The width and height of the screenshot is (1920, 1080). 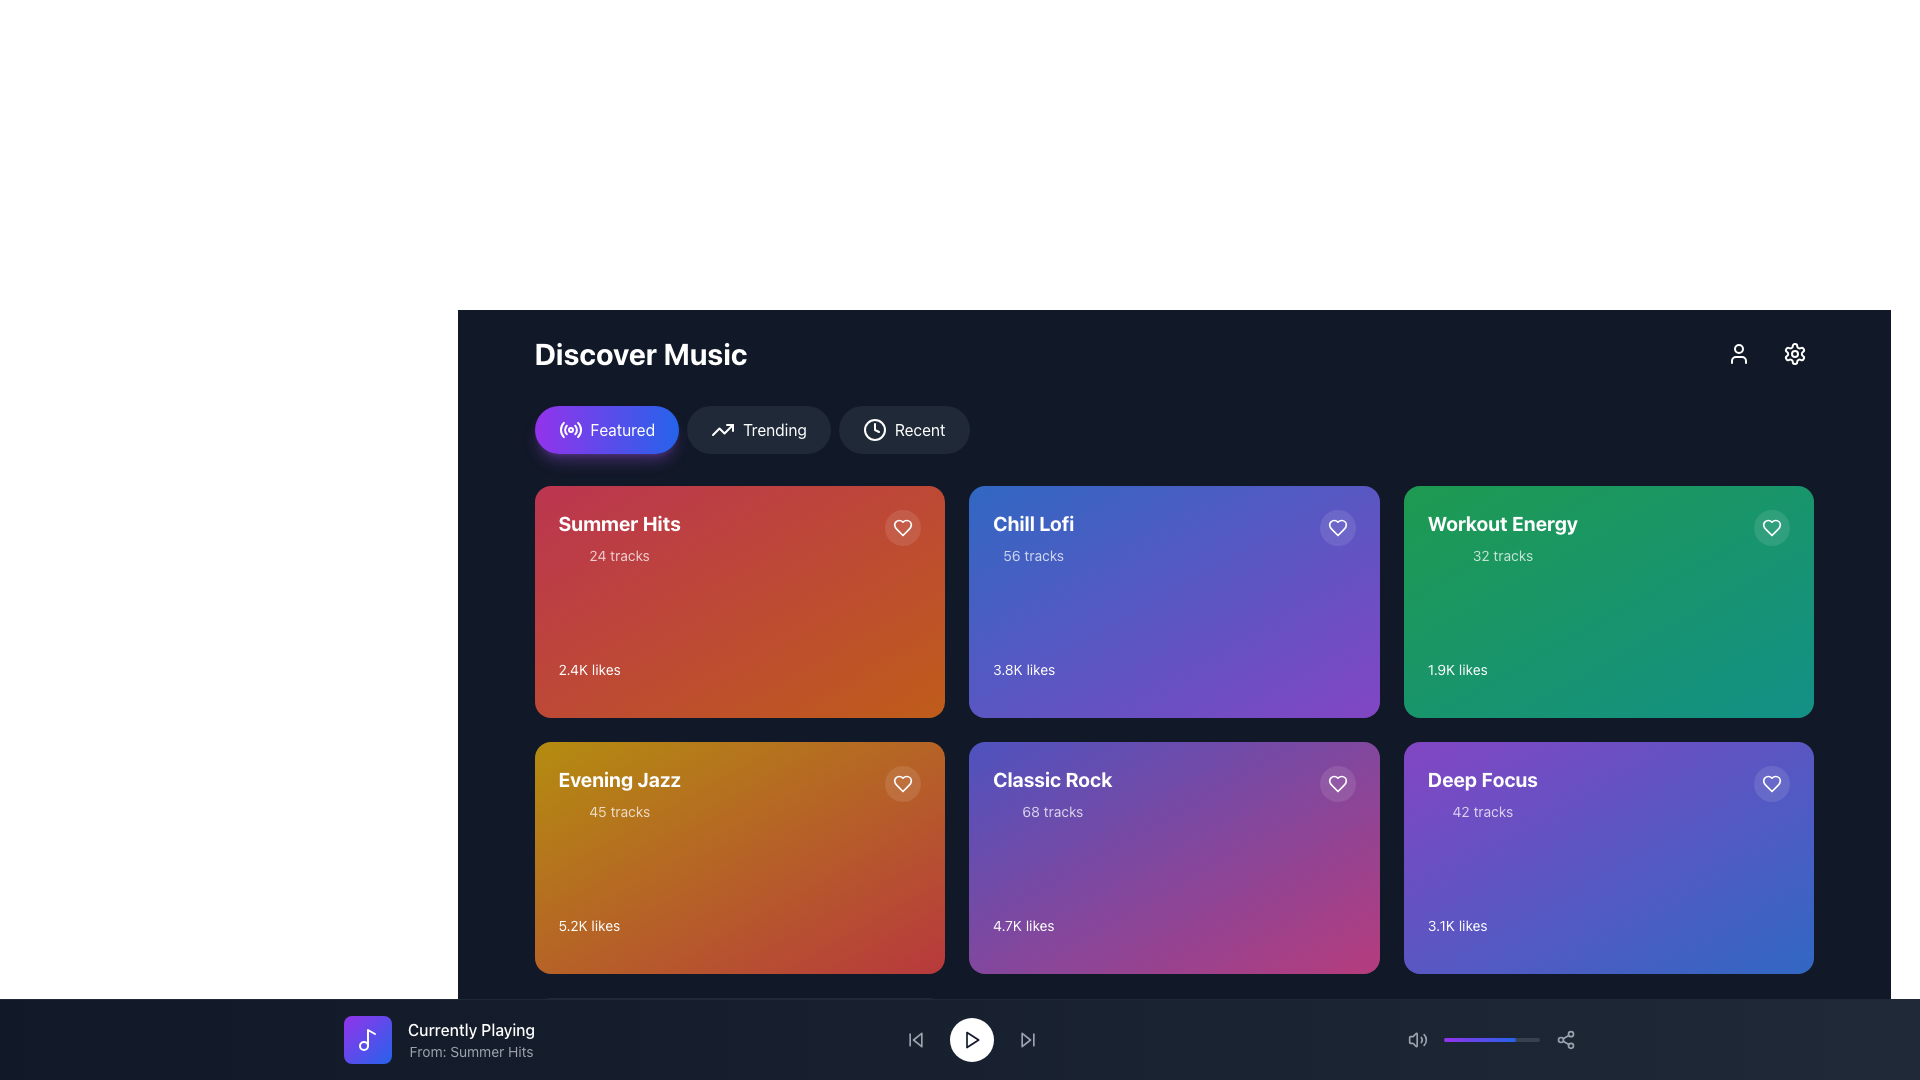 I want to click on the 'Chill Lofi' content card located in the second column of the first row, so click(x=1174, y=600).